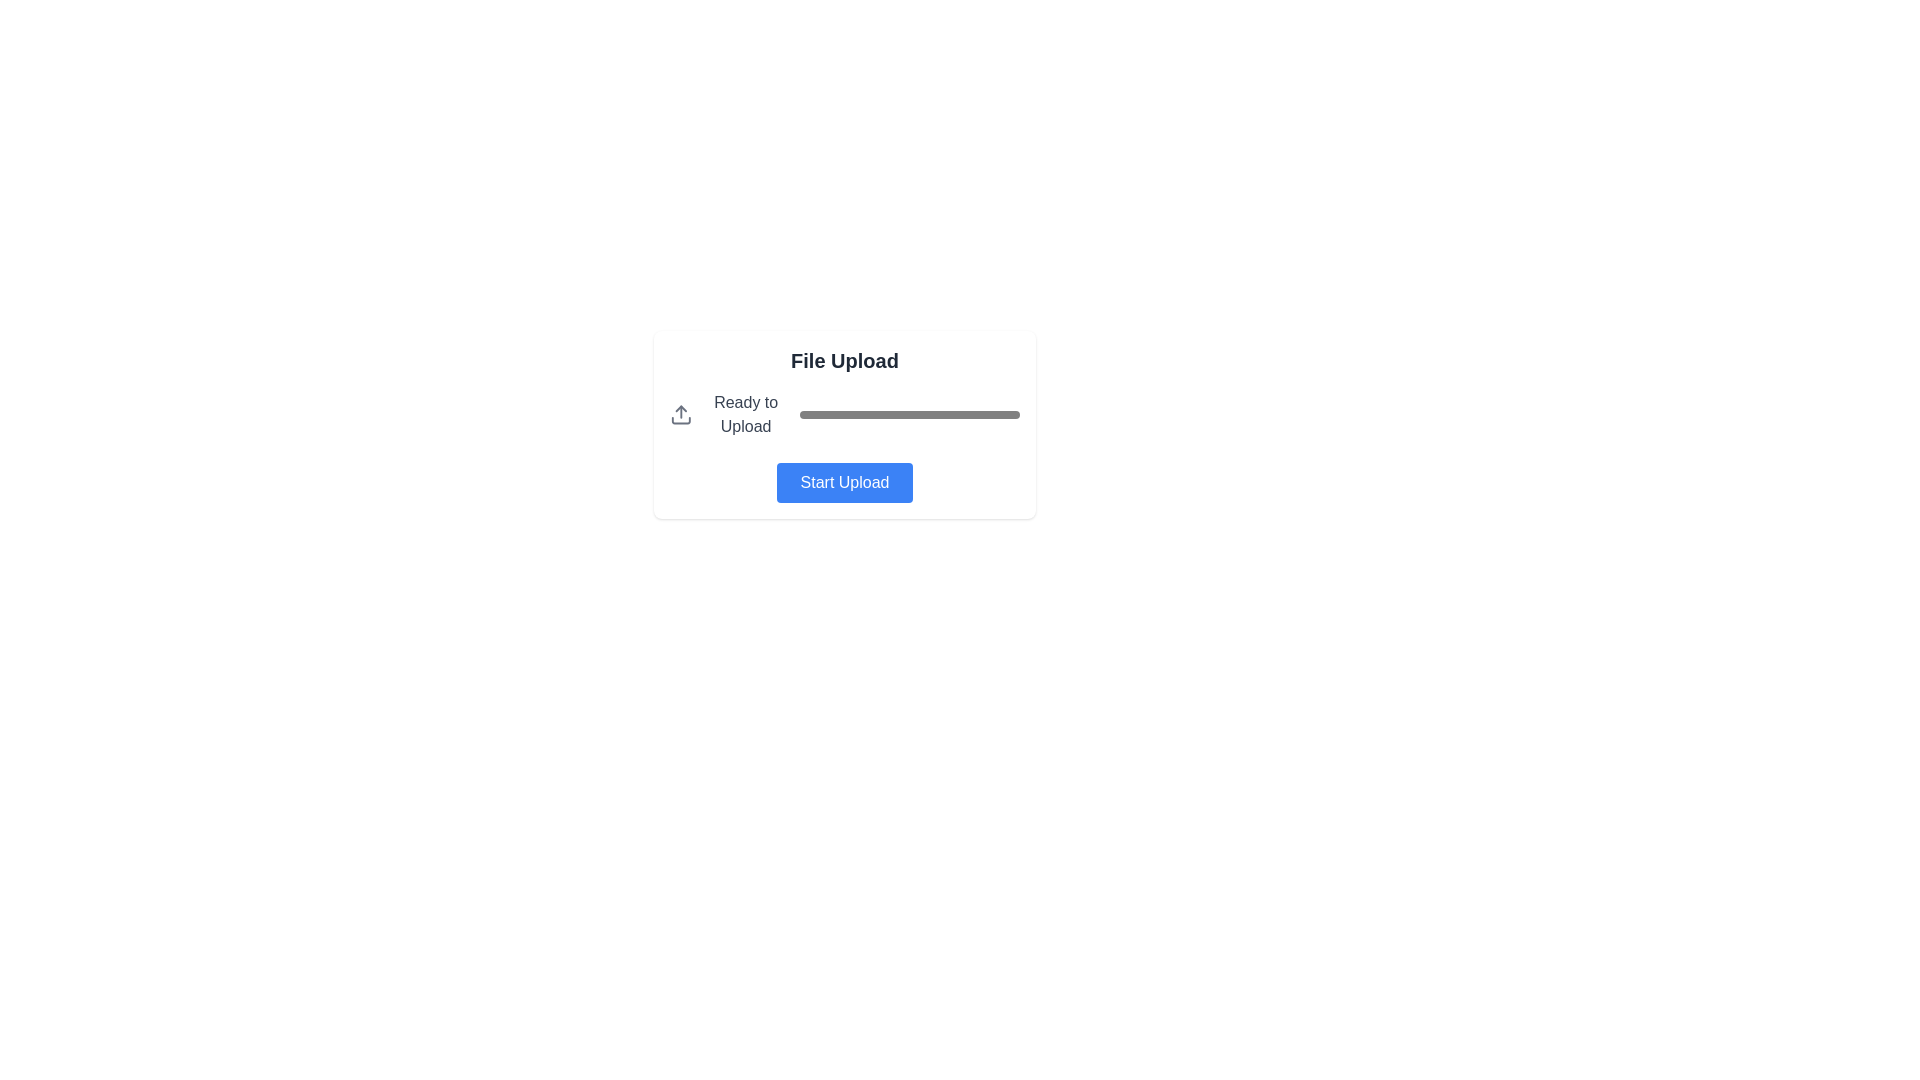 The width and height of the screenshot is (1920, 1080). Describe the element at coordinates (844, 414) in the screenshot. I see `the empty progress bar labeled 'Ready to Upload' located under the 'File Upload' title and above the 'Start Upload' button` at that location.